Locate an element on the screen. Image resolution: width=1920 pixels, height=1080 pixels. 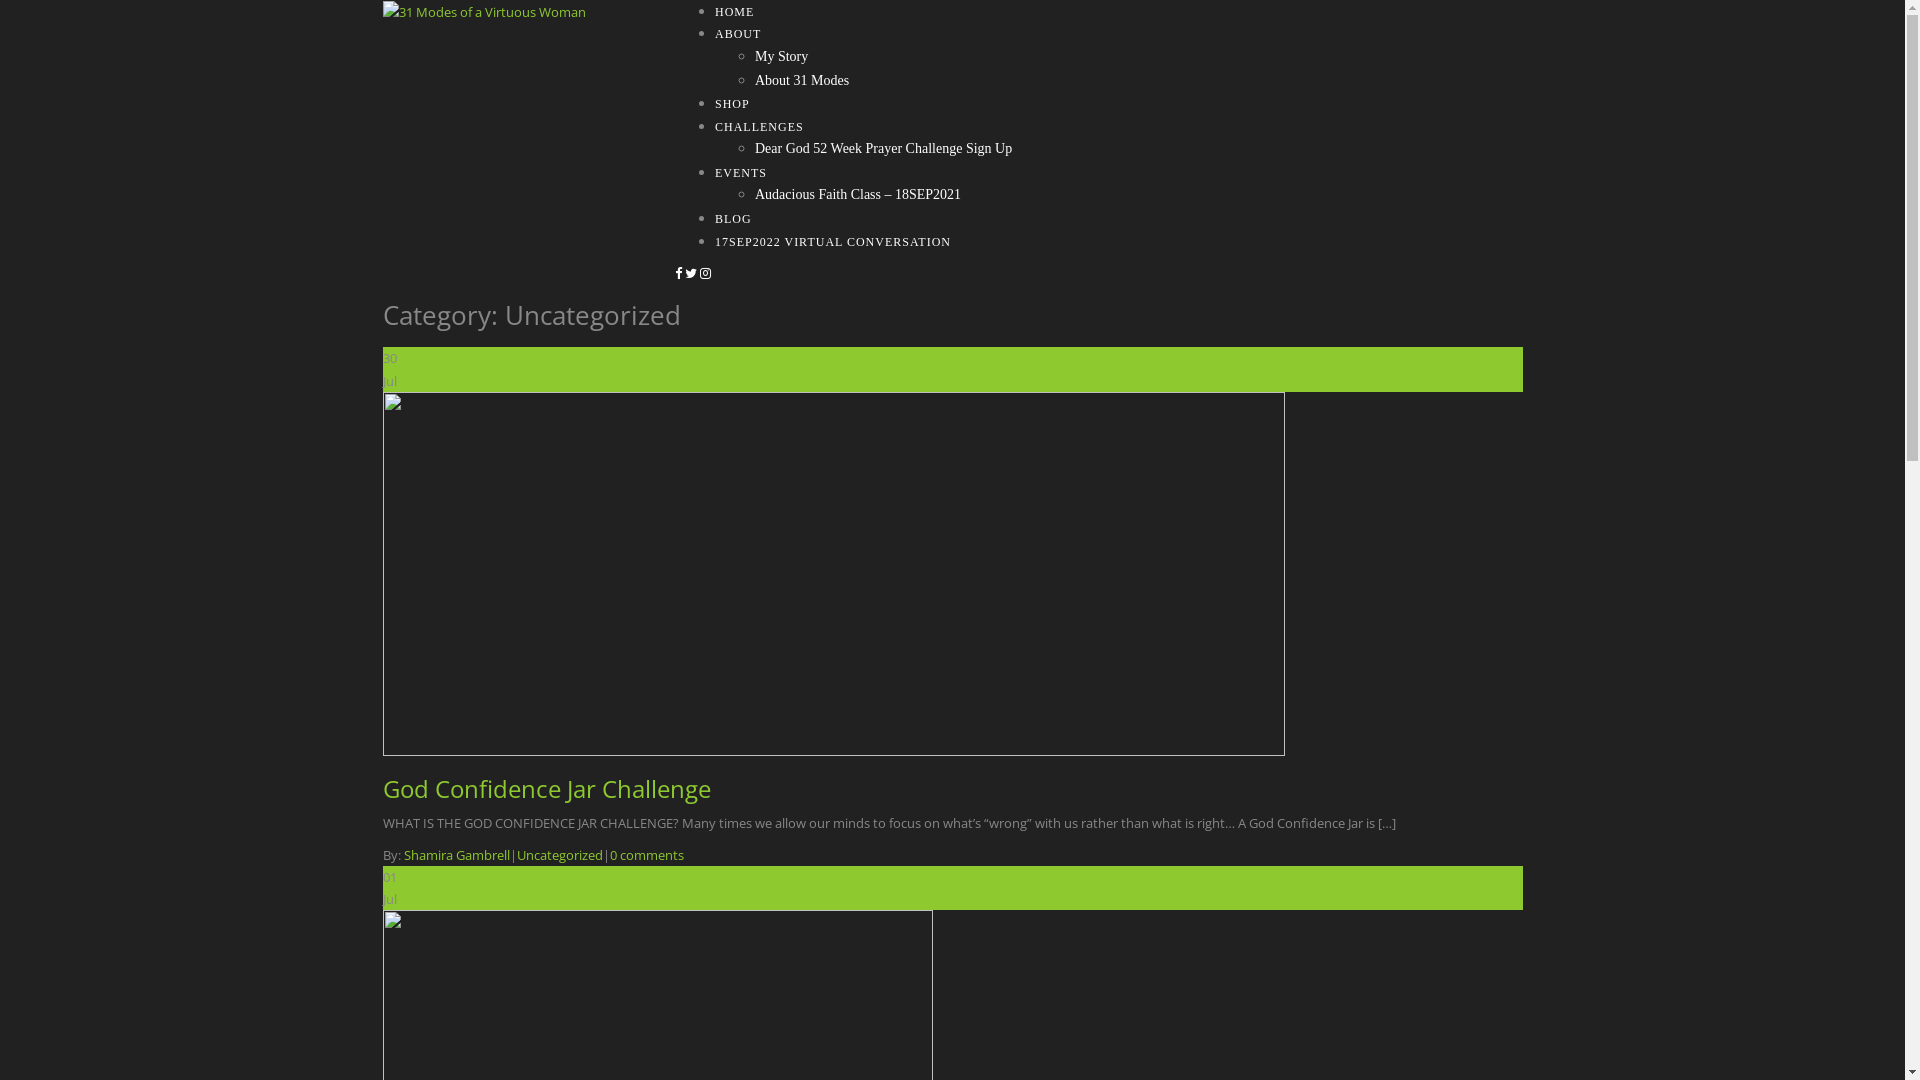
'About 31 Modes' is located at coordinates (801, 79).